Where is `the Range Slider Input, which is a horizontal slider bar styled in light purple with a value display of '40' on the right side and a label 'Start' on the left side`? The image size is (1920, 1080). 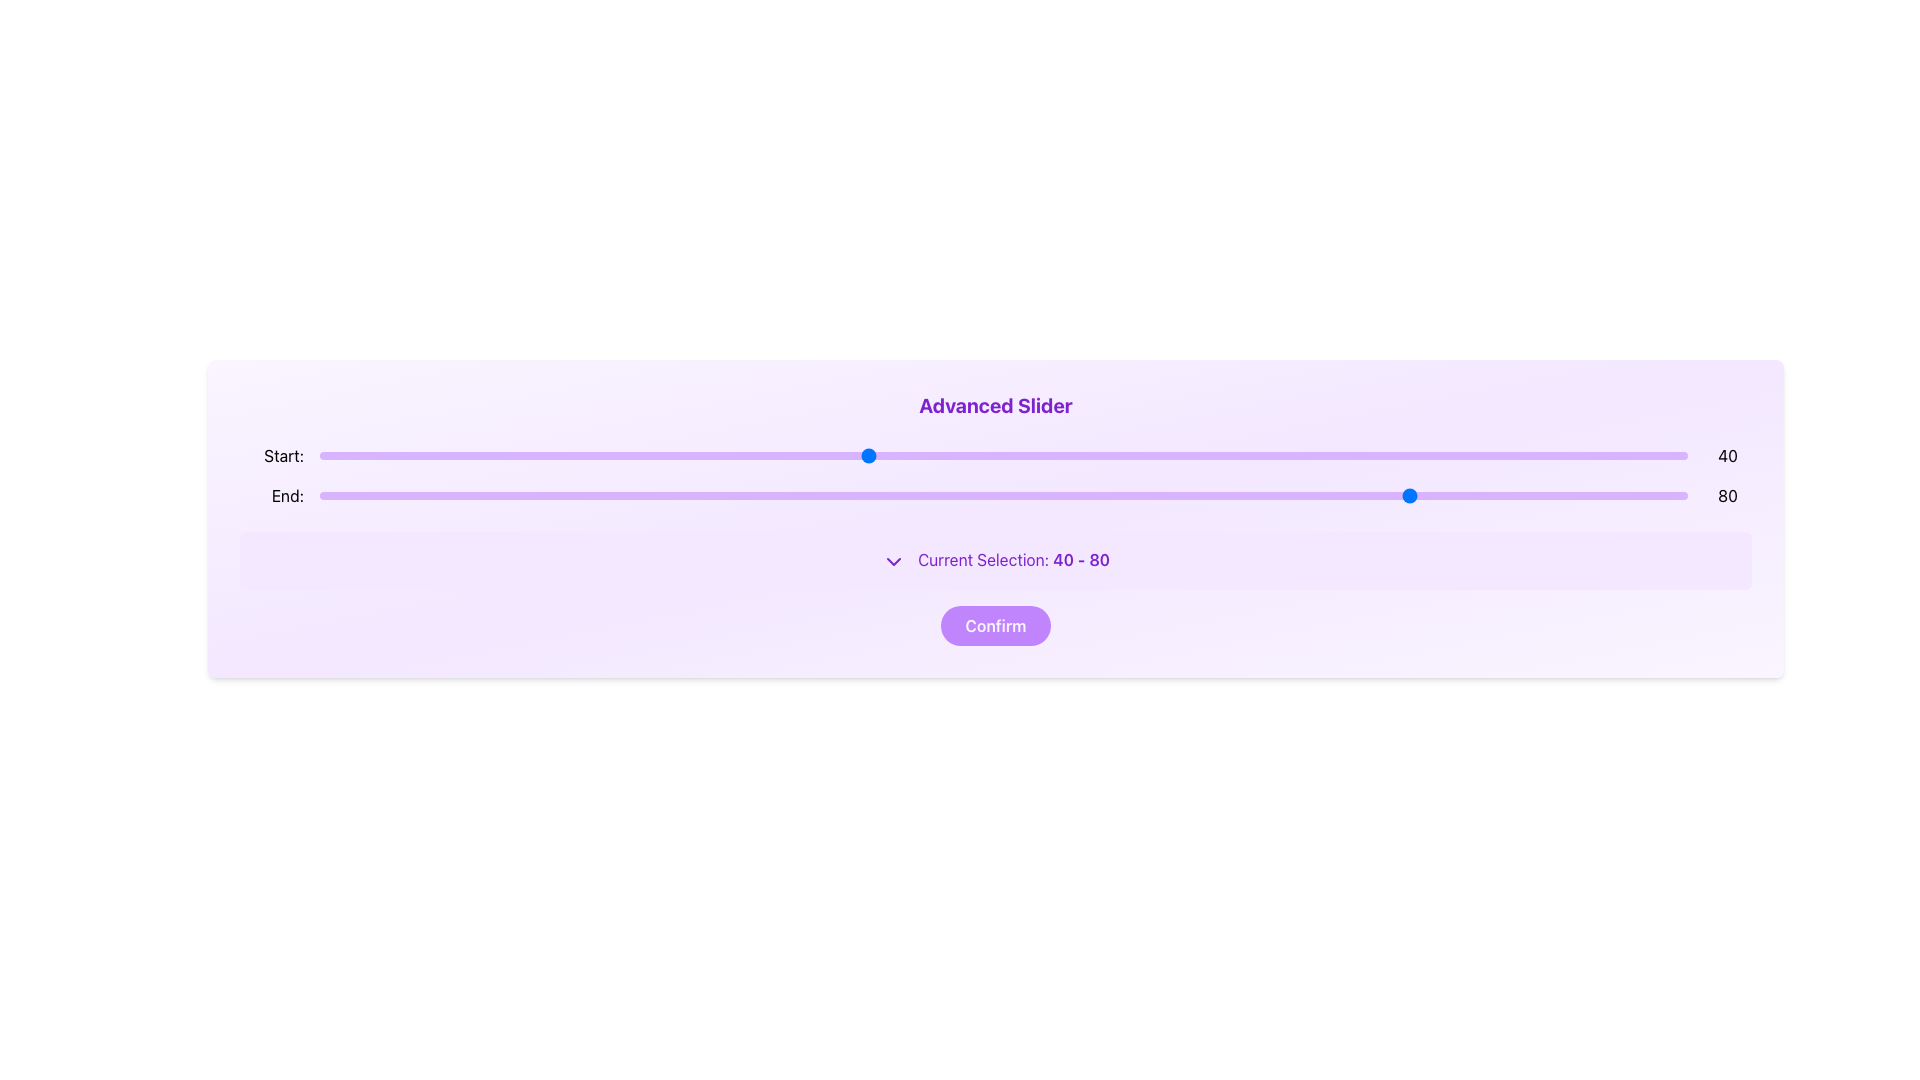
the Range Slider Input, which is a horizontal slider bar styled in light purple with a value display of '40' on the right side and a label 'Start' on the left side is located at coordinates (996, 455).